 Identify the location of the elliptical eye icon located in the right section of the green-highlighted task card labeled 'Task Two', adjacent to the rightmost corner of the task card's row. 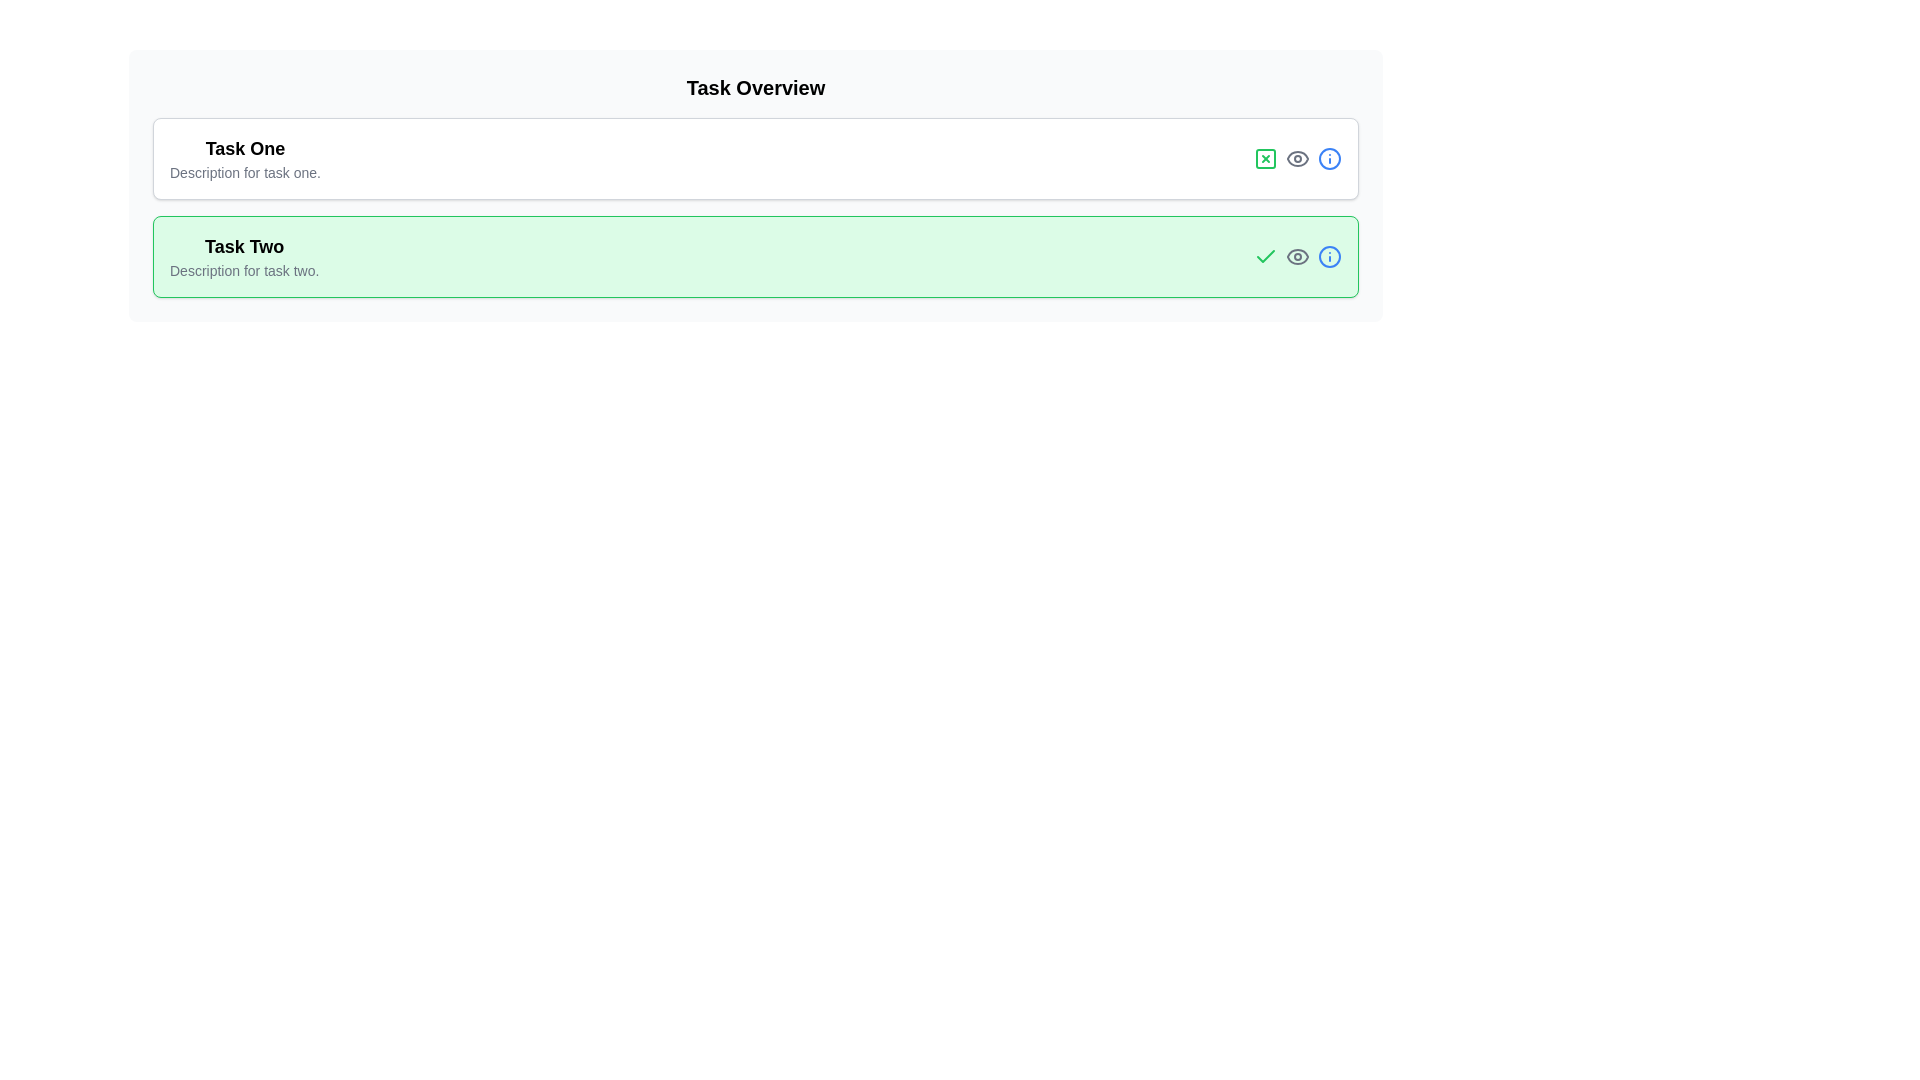
(1297, 256).